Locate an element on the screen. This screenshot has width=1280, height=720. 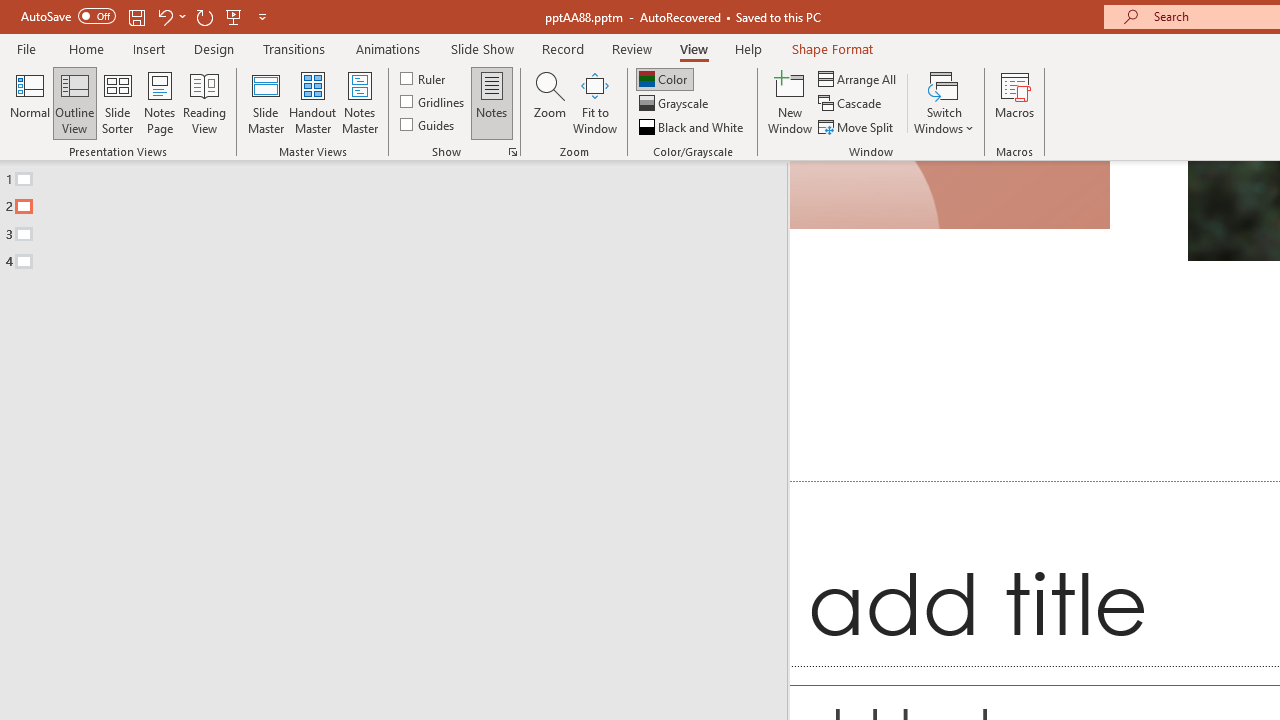
'Guides' is located at coordinates (427, 124).